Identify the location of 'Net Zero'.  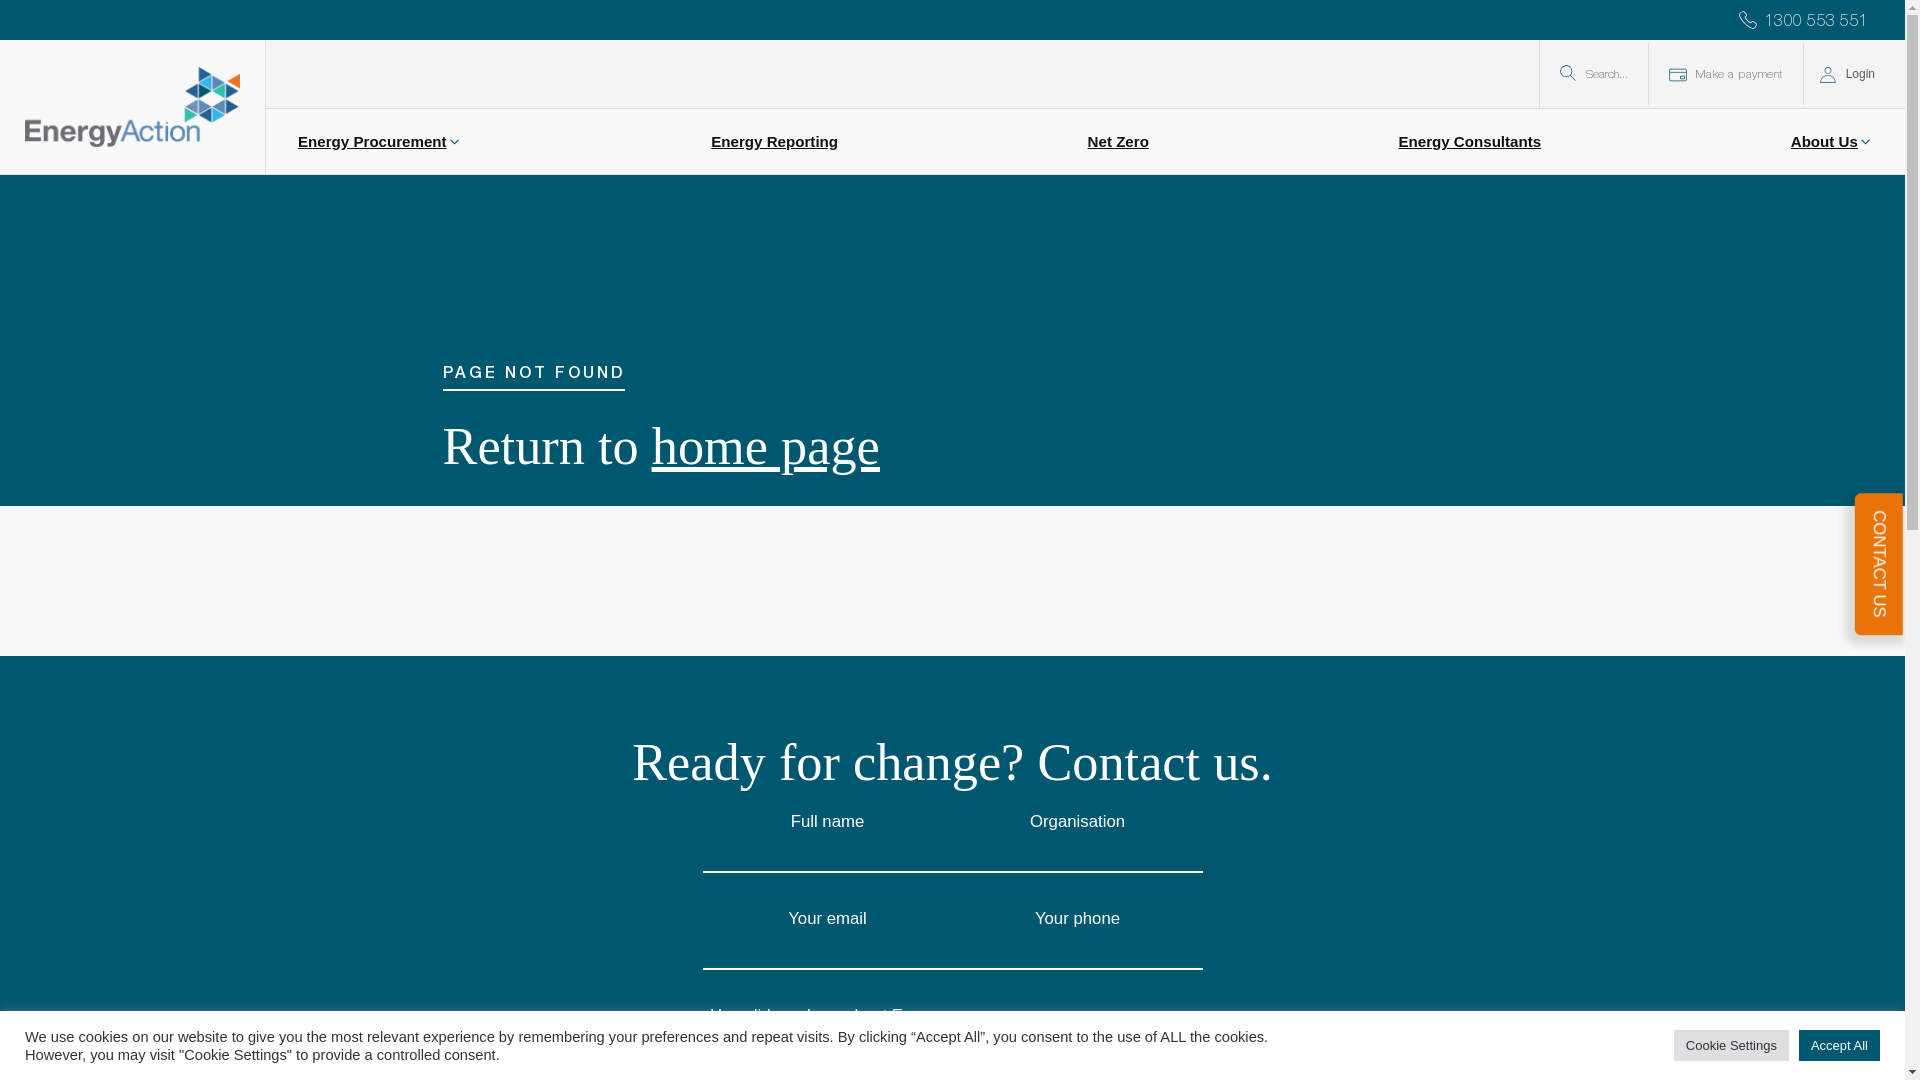
(1117, 140).